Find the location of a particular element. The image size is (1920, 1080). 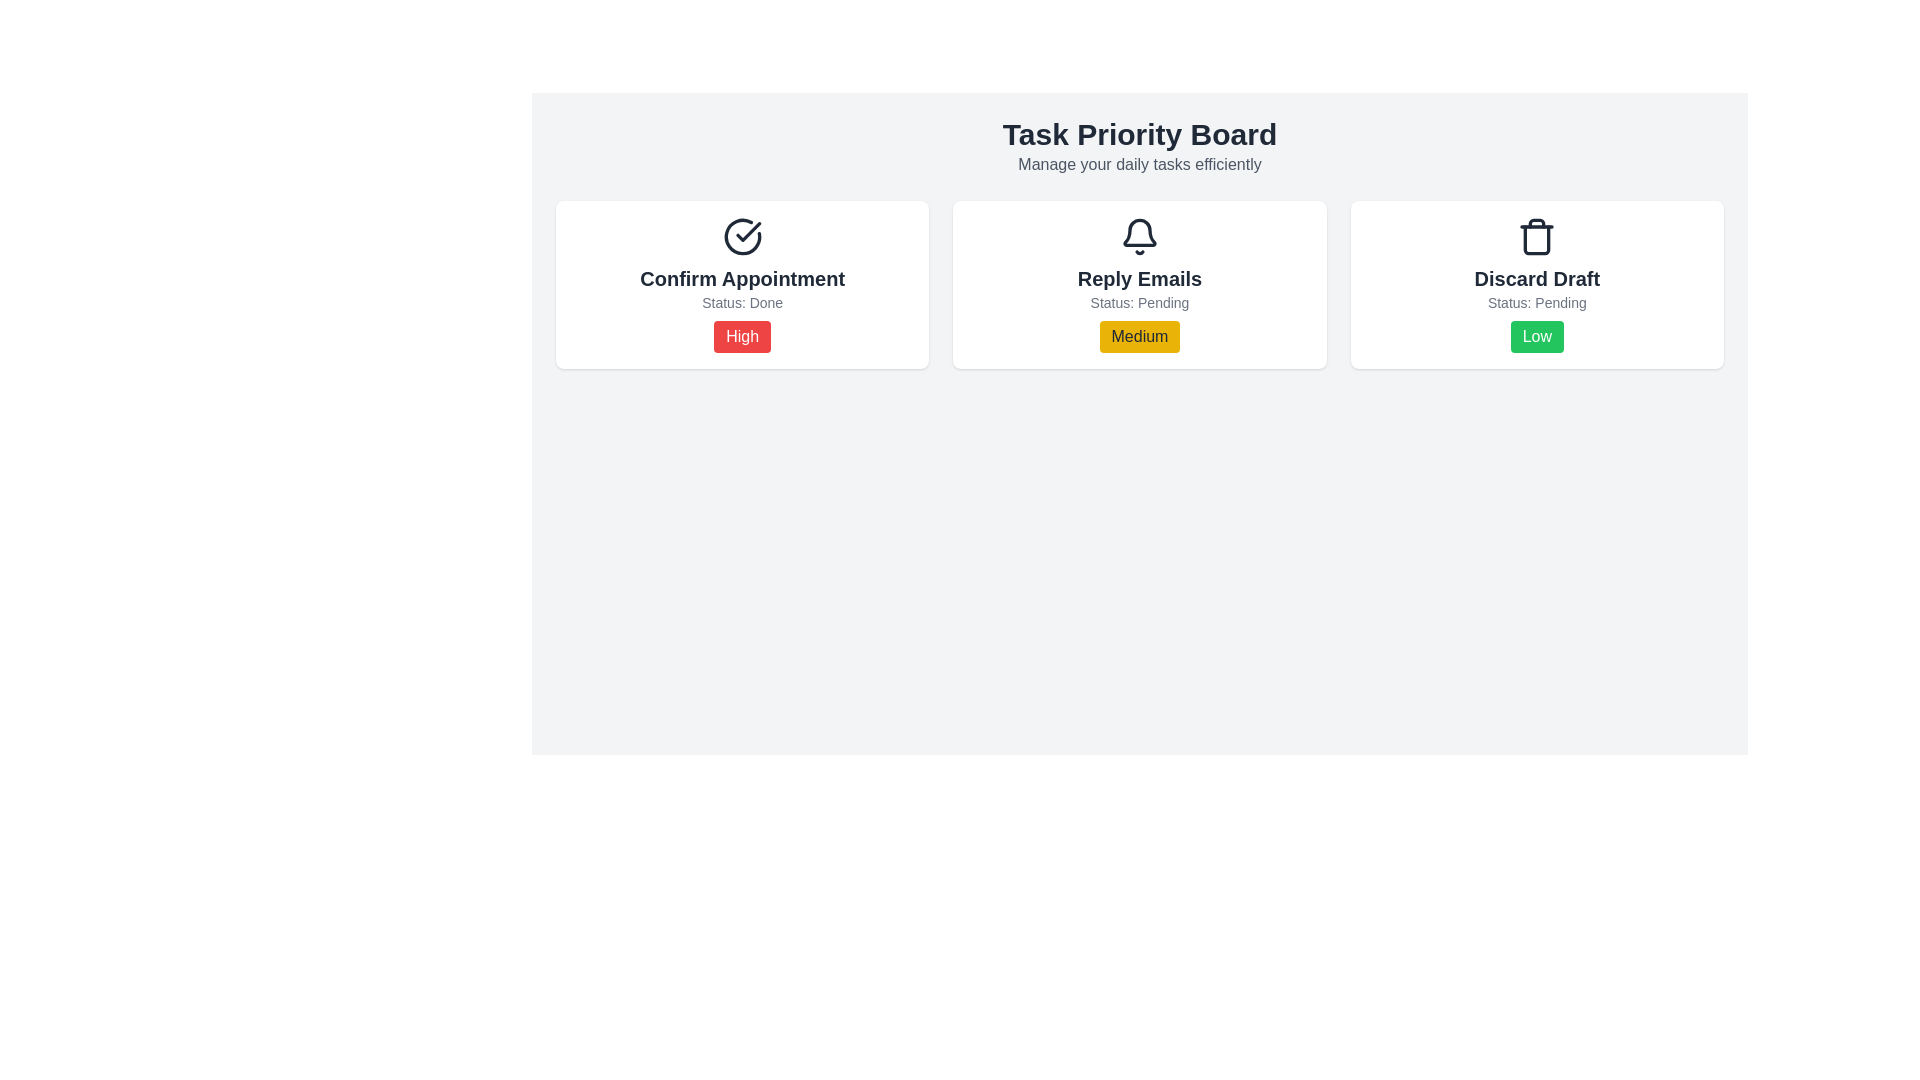

the Header Section displaying 'Task Priority Board' and 'Manage your daily tasks efficiently' at the top of the interface is located at coordinates (1140, 145).